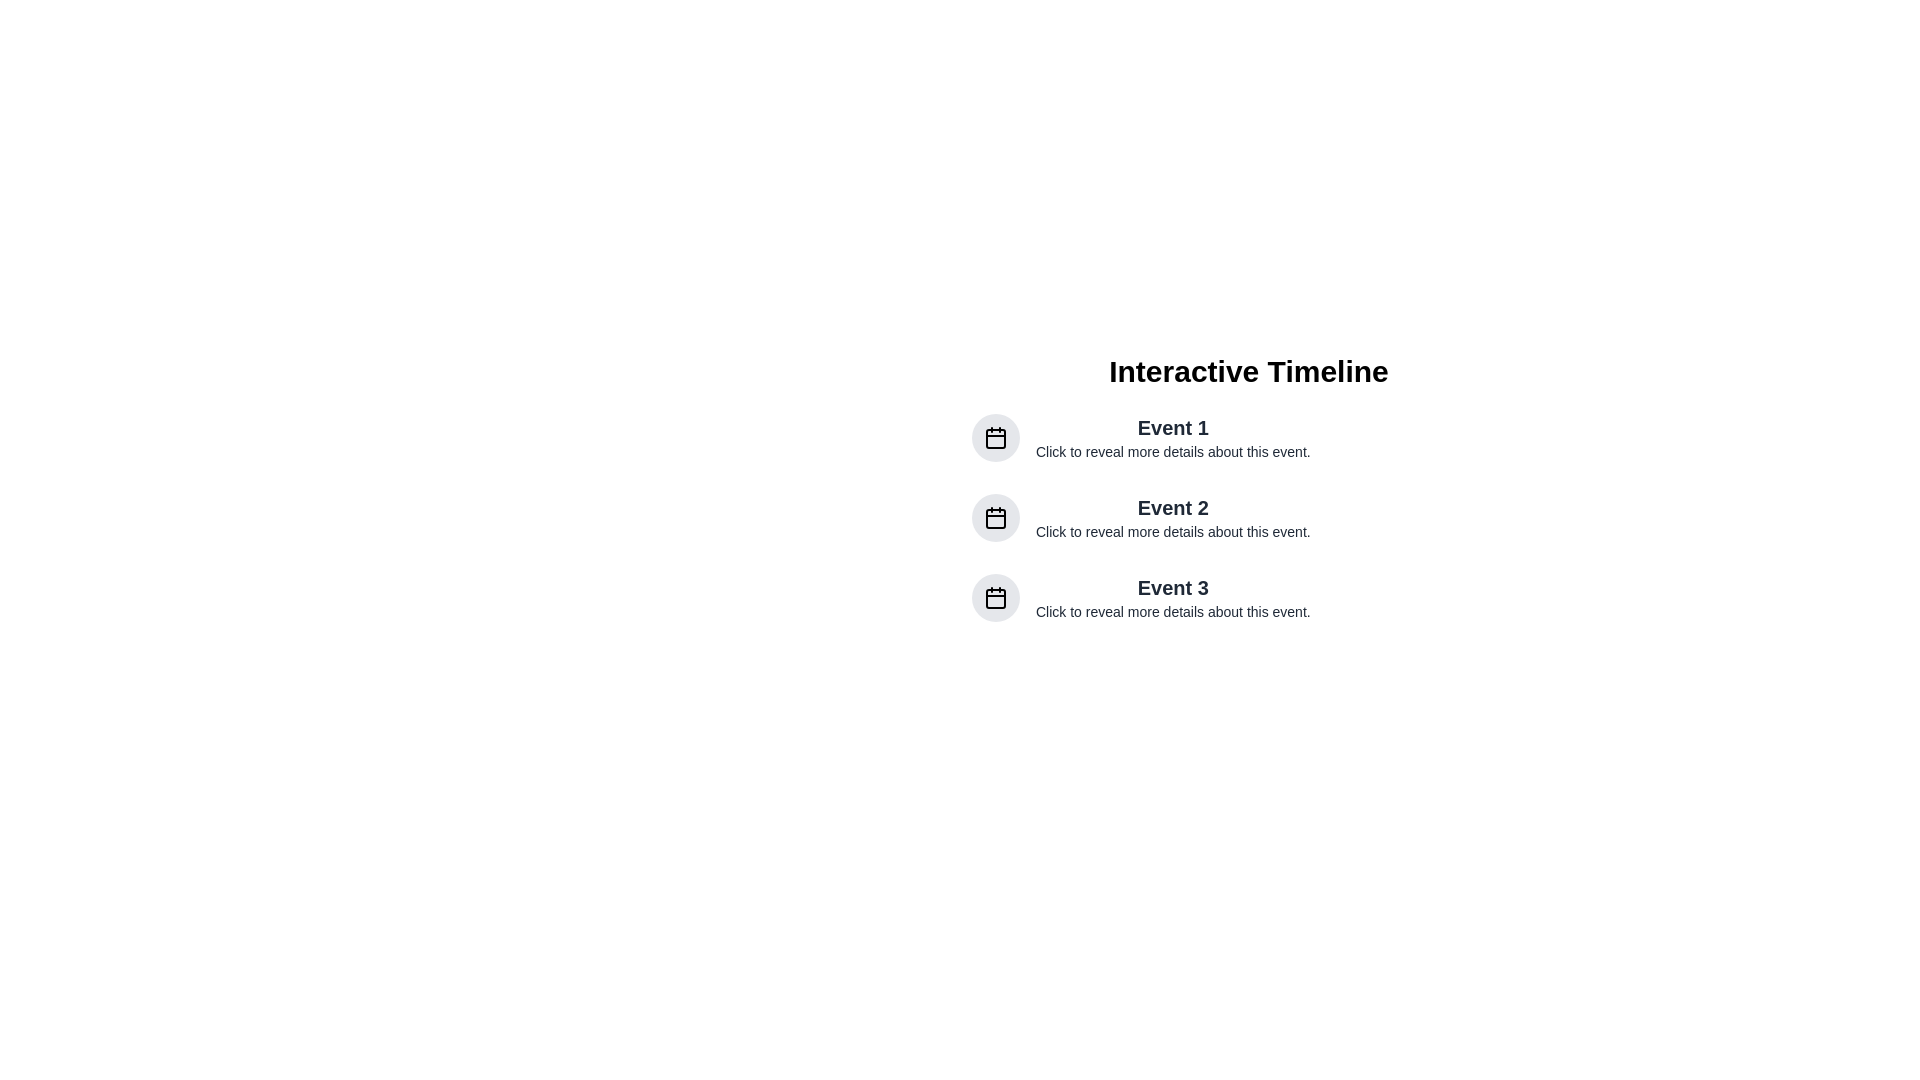  I want to click on the third calendar icon under the 'Interactive Timeline' heading, so click(996, 596).